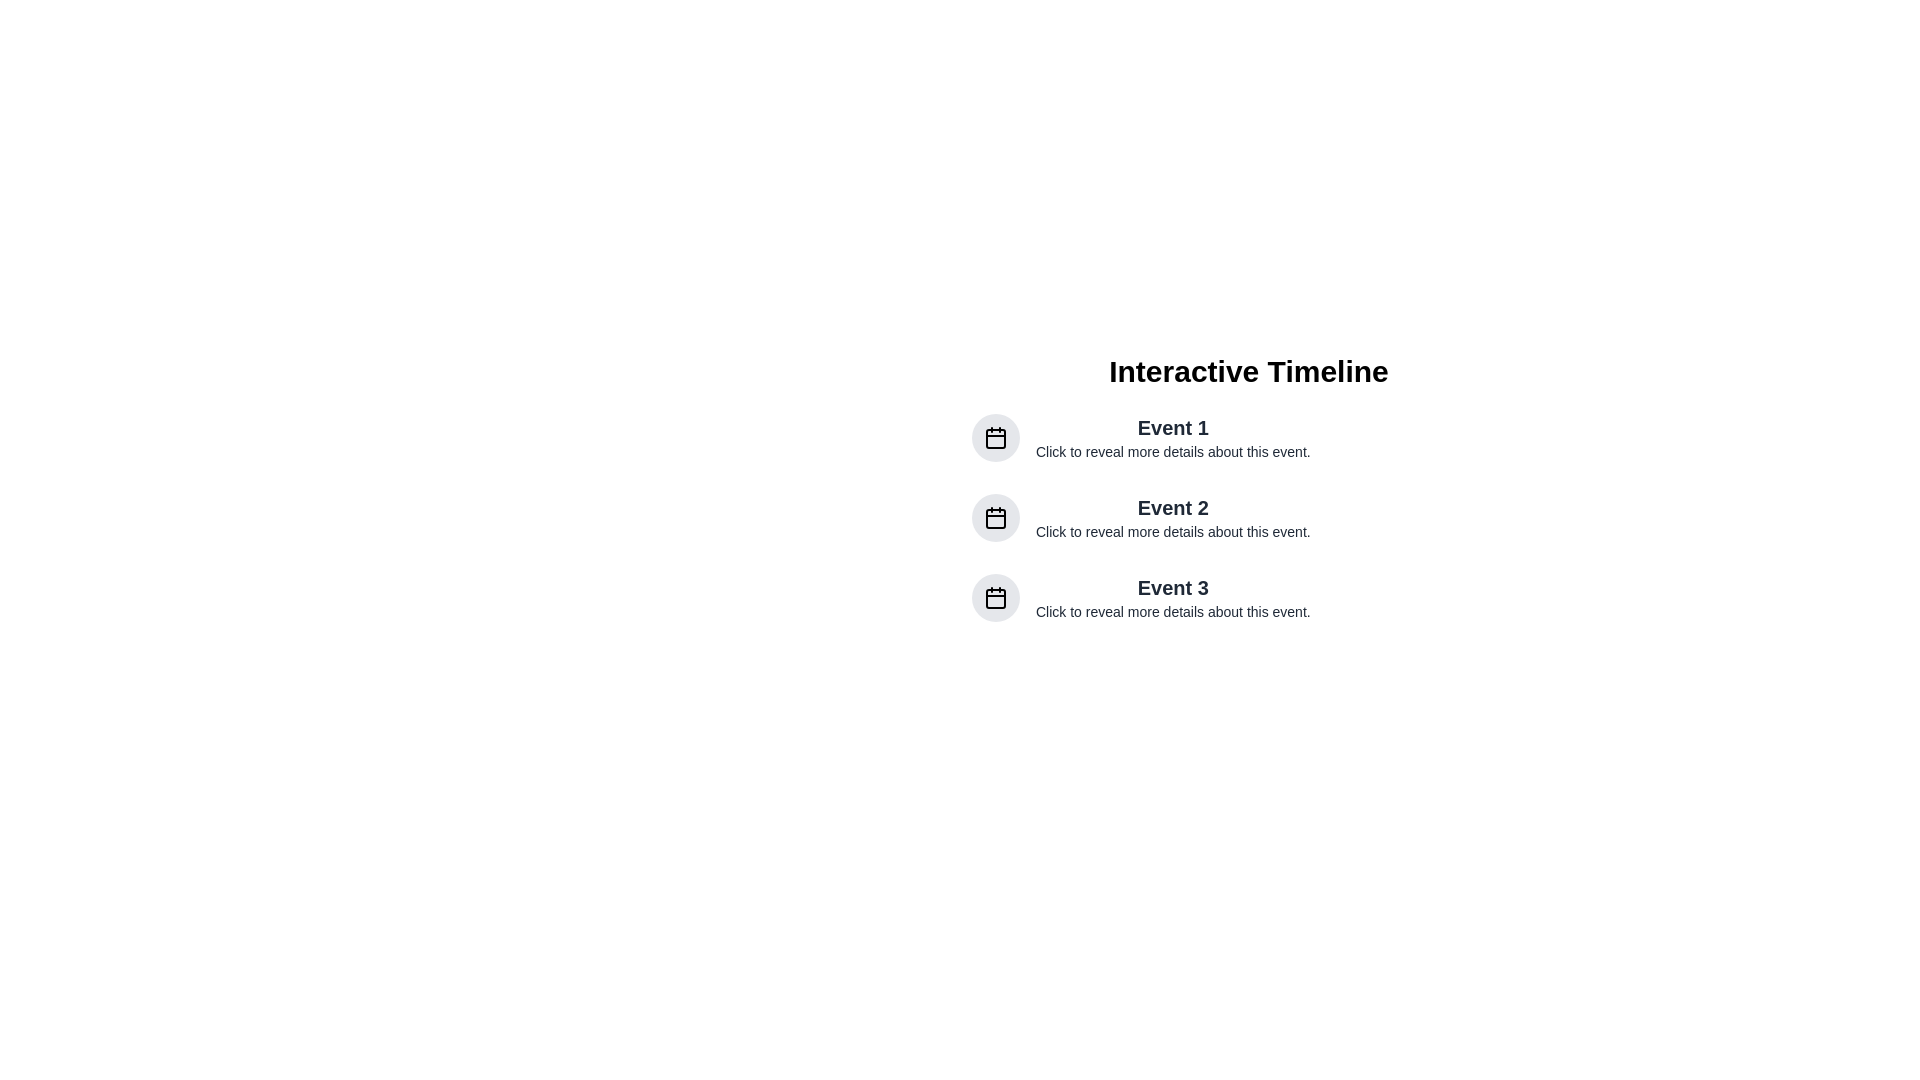  I want to click on the third calendar icon under the 'Interactive Timeline' heading, so click(996, 596).